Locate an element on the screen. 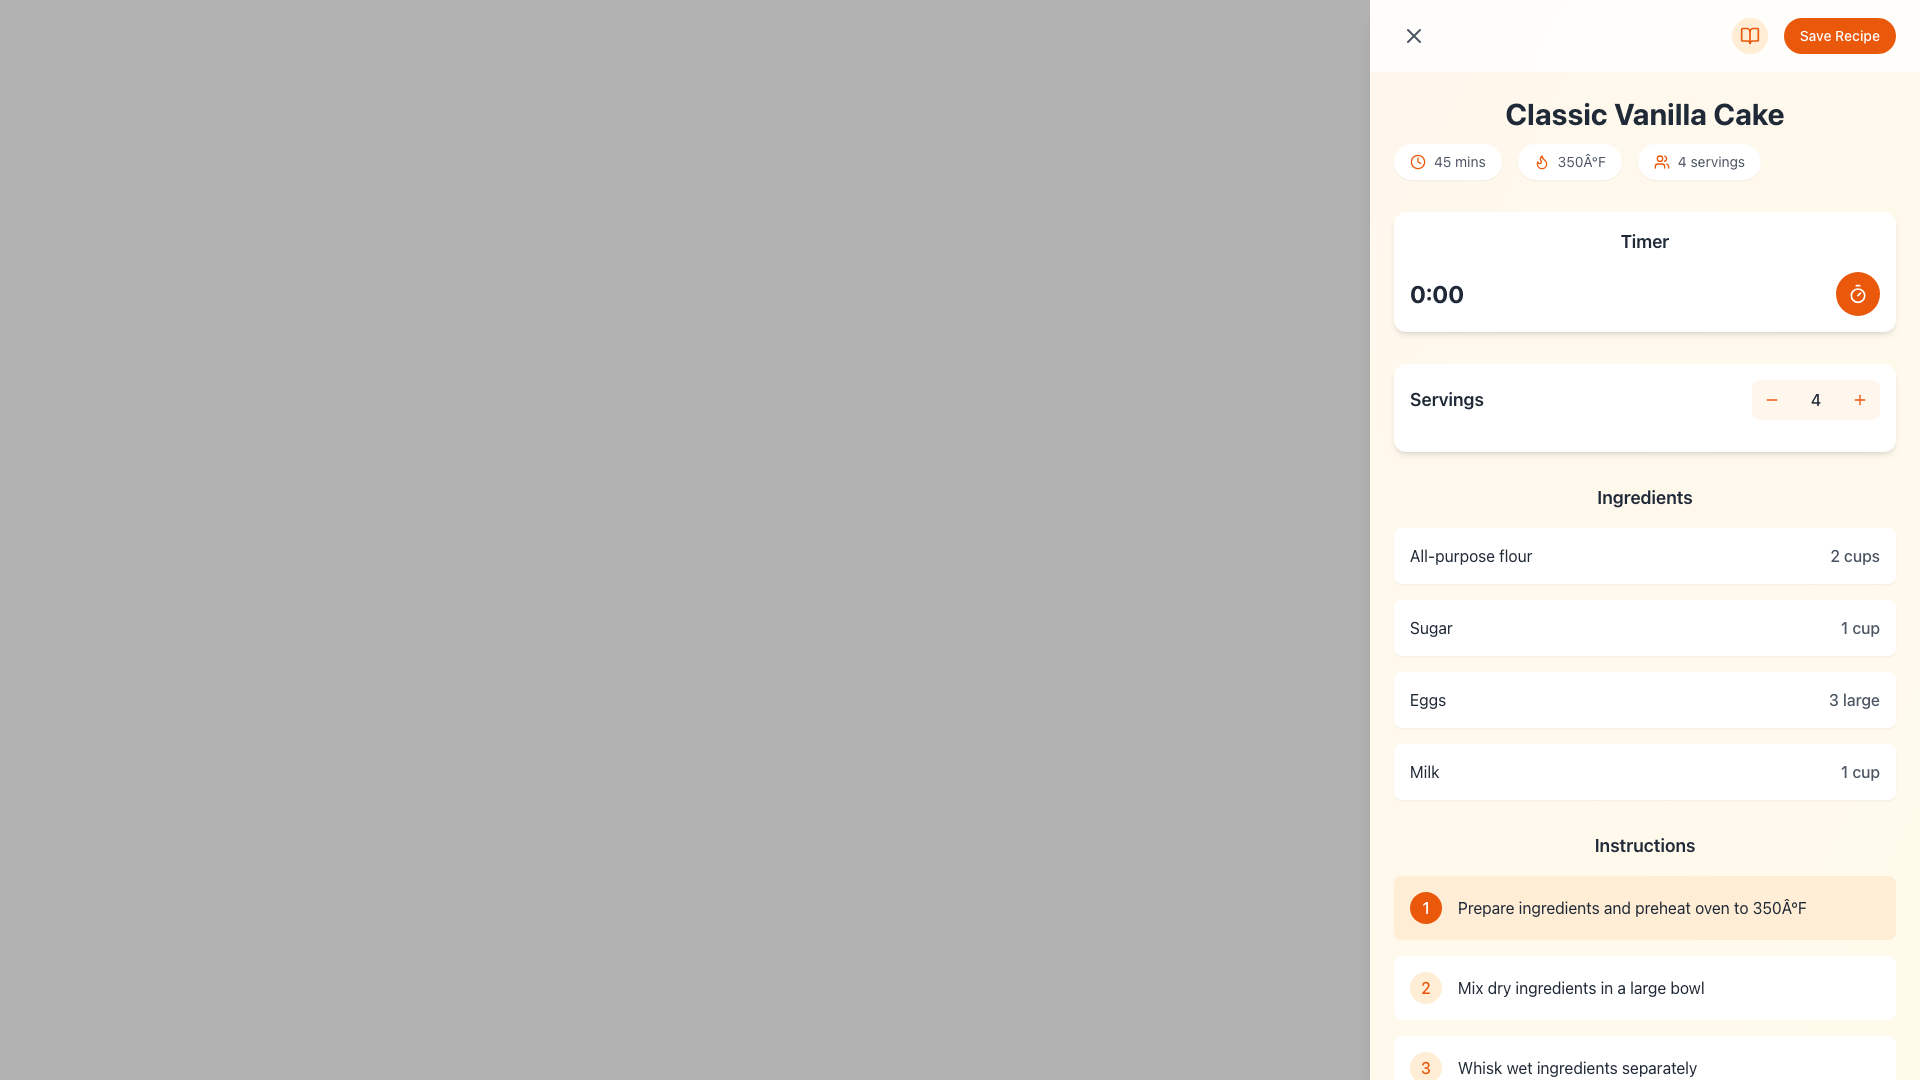 This screenshot has width=1920, height=1080. the Text Display that shows '1 cup' in gray color, located to the right of the ingredient label 'Milk' is located at coordinates (1859, 770).